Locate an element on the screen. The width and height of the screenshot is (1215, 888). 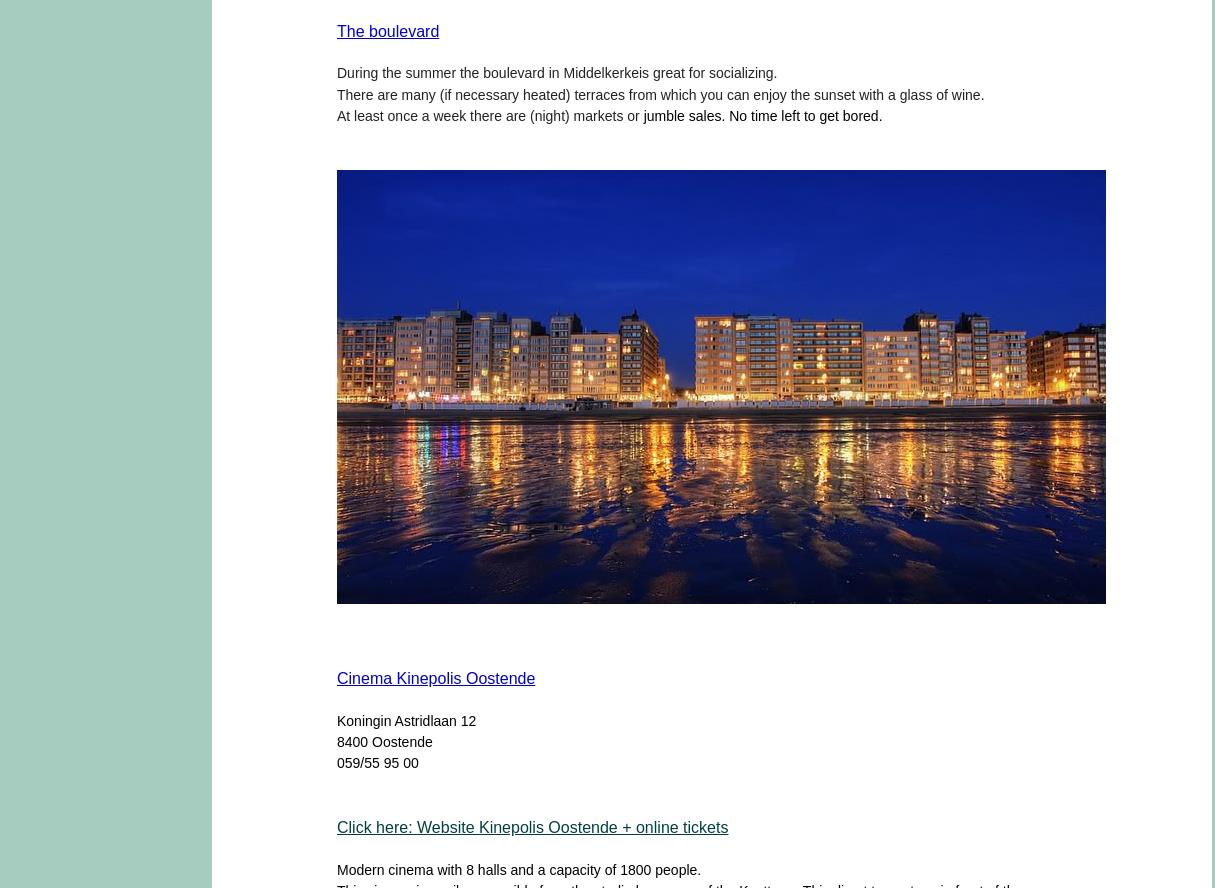
'During the' is located at coordinates (367, 71).